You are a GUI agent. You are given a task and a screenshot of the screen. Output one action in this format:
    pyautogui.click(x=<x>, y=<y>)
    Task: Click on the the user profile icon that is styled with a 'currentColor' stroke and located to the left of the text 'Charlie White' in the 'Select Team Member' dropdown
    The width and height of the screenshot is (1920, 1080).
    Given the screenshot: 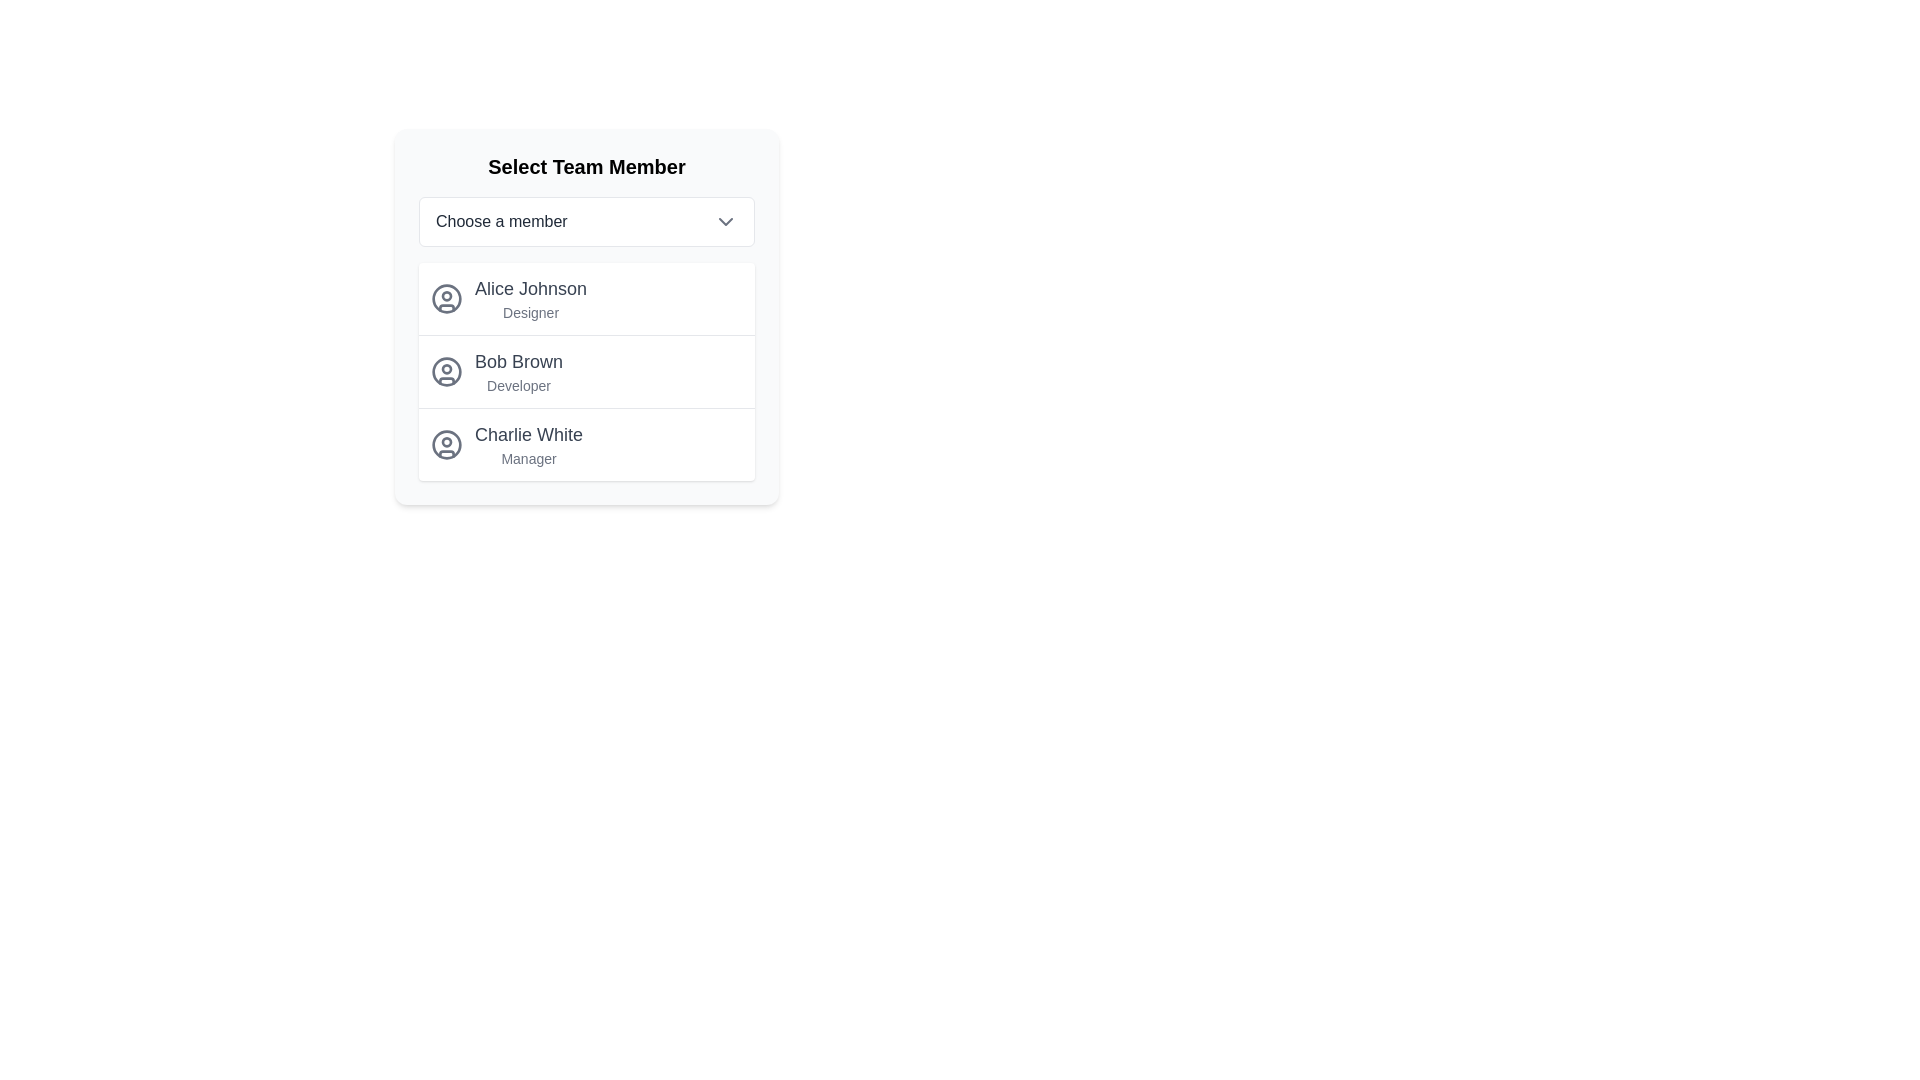 What is the action you would take?
    pyautogui.click(x=445, y=443)
    